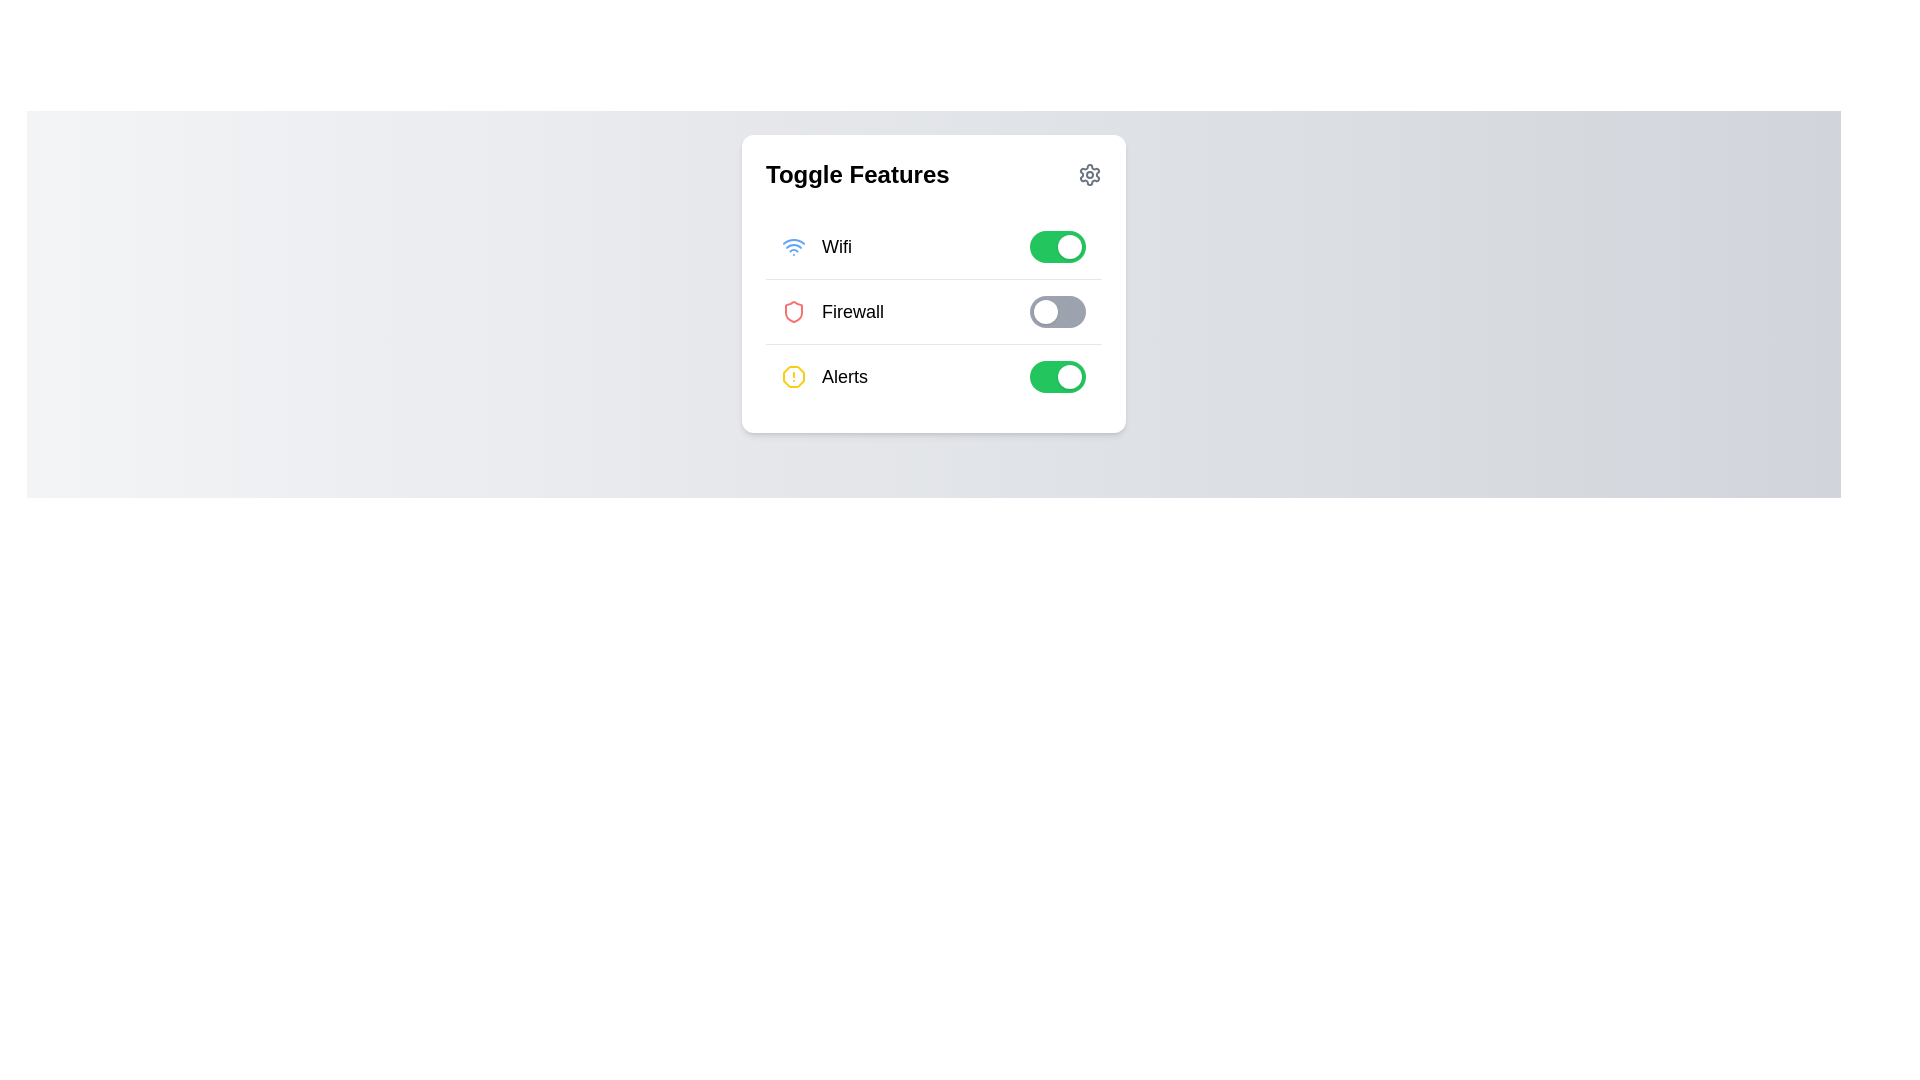 The width and height of the screenshot is (1920, 1080). What do you see at coordinates (836, 245) in the screenshot?
I see `the Text label indicating Wi-Fi functionality located on the first row of the feature toggle list within the 'Toggle Features' card, positioned to the right of the blue Wi-Fi icon and above the 'Firewall' feature entry` at bounding box center [836, 245].